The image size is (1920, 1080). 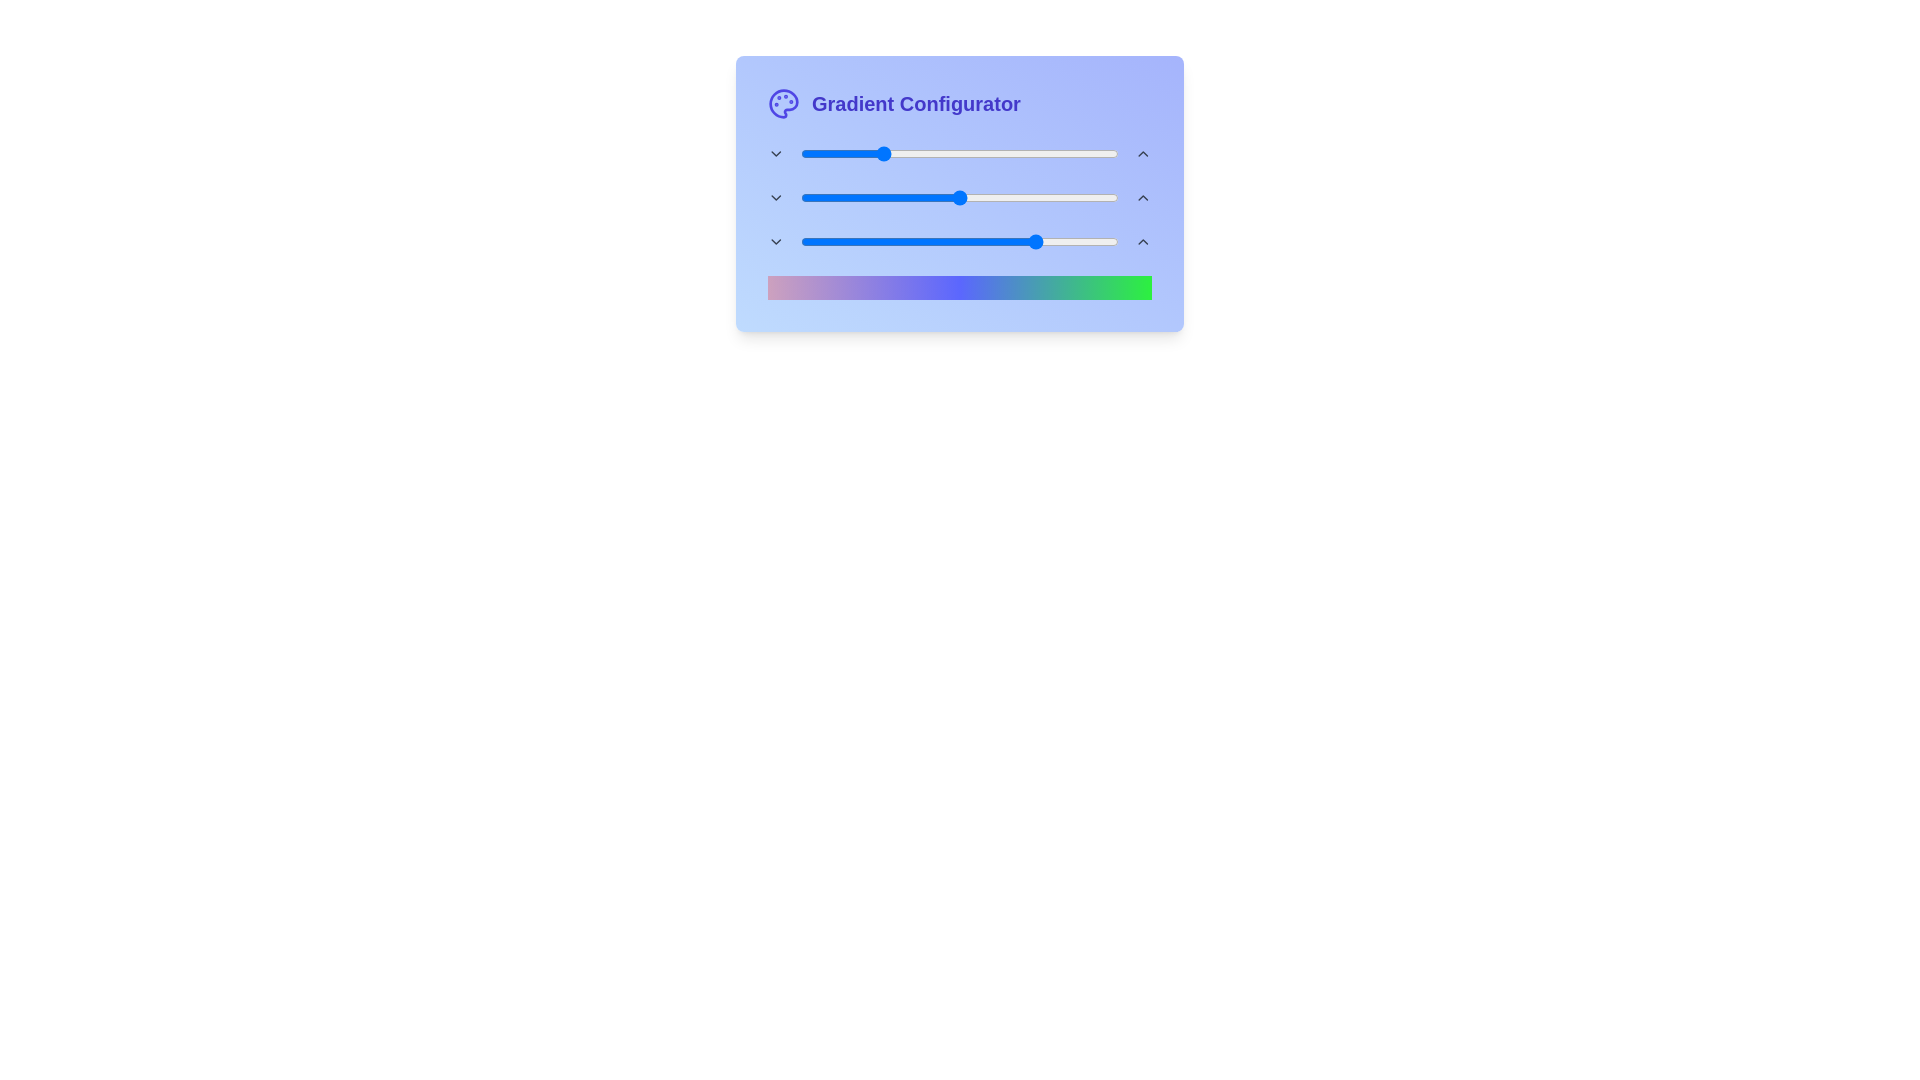 What do you see at coordinates (972, 197) in the screenshot?
I see `the mid gradient slider to 54 percent` at bounding box center [972, 197].